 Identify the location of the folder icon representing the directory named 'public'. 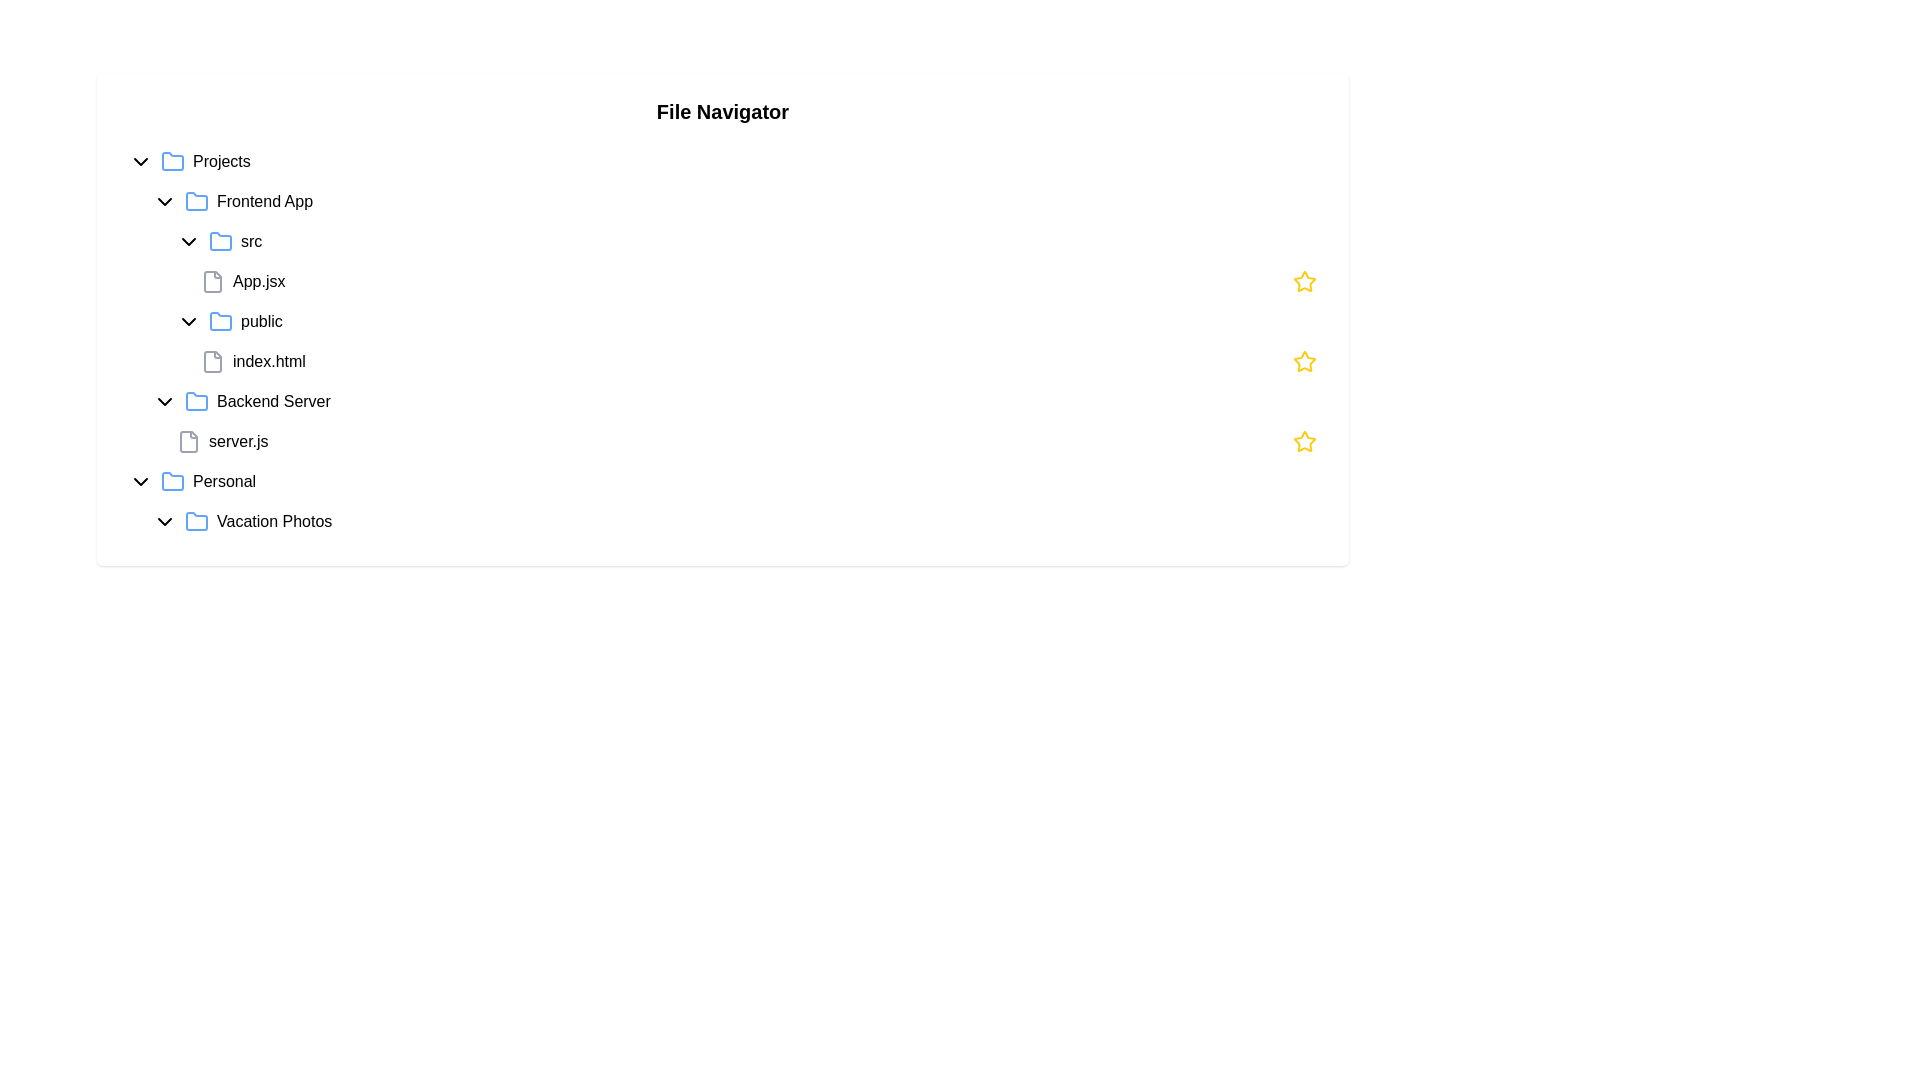
(220, 320).